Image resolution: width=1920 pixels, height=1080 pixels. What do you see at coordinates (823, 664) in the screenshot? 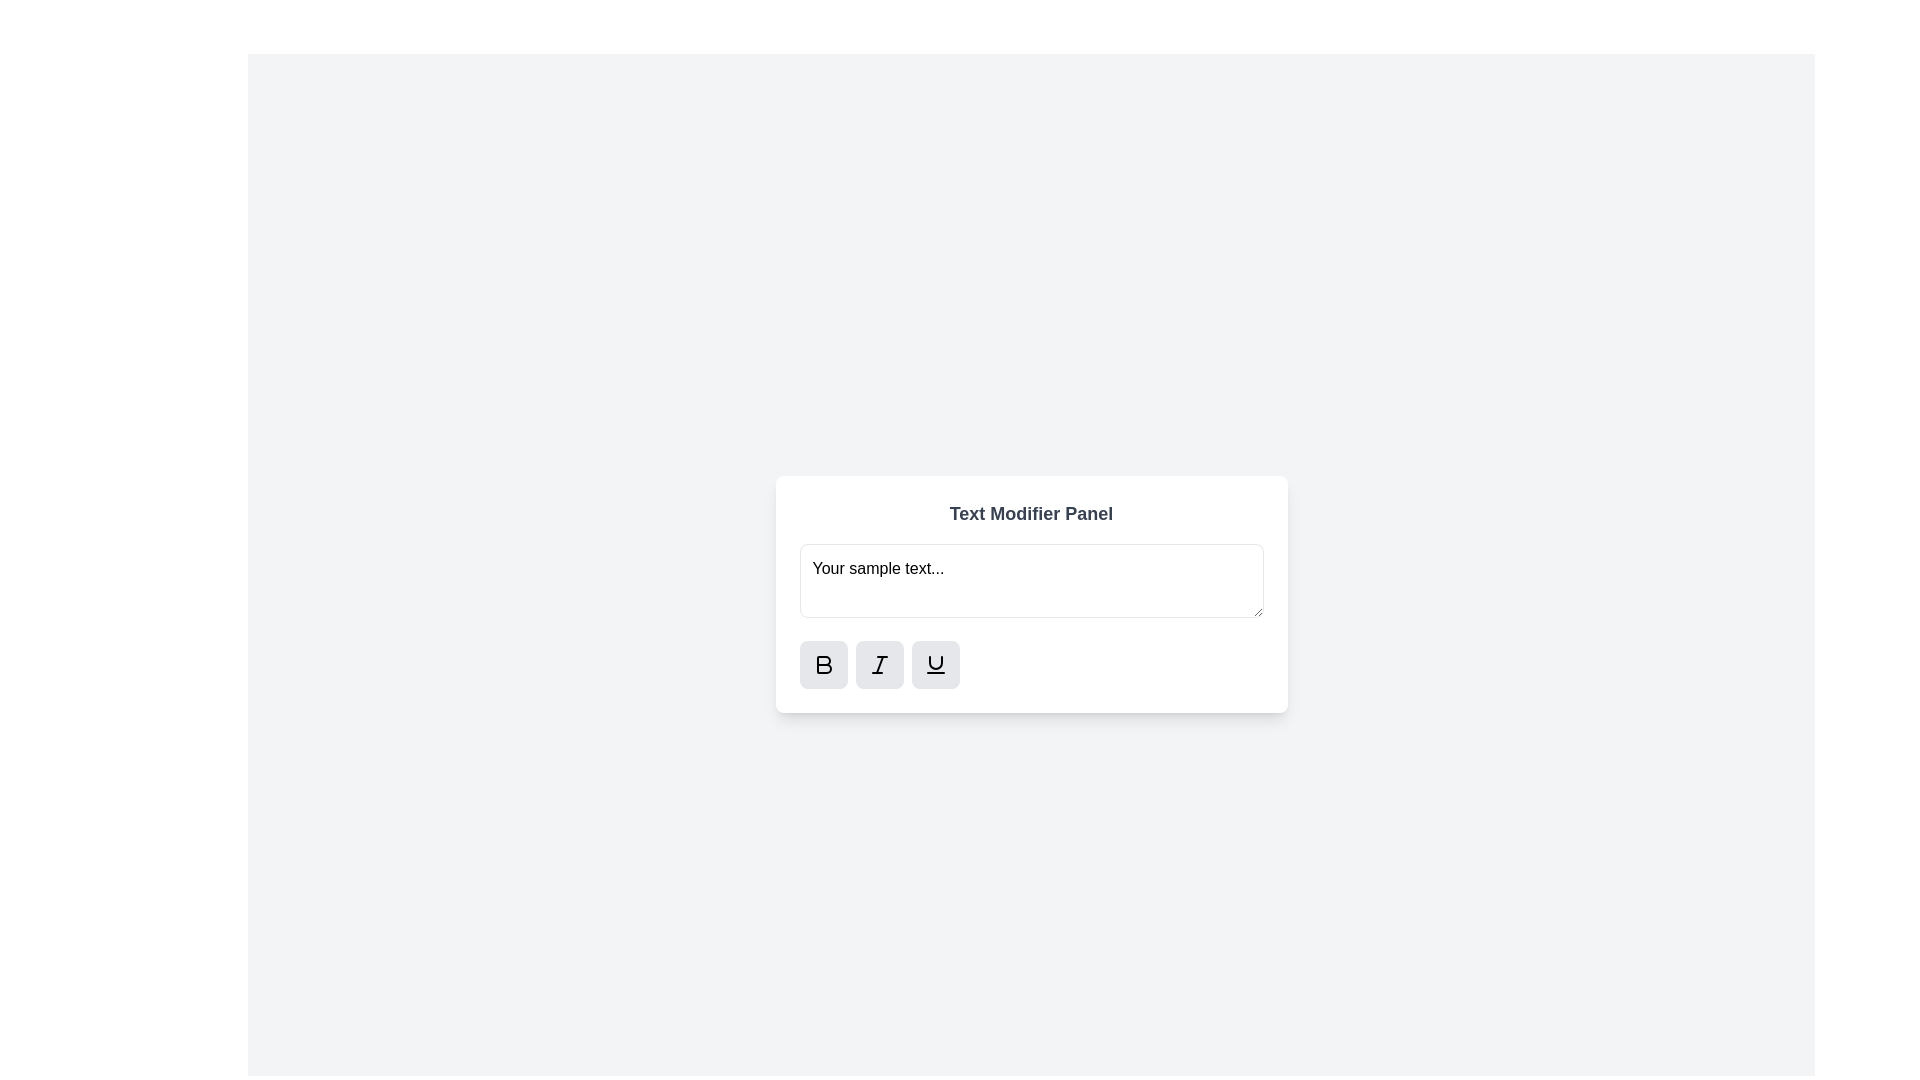
I see `the bold style toggle button to toggle the bold style for the text` at bounding box center [823, 664].